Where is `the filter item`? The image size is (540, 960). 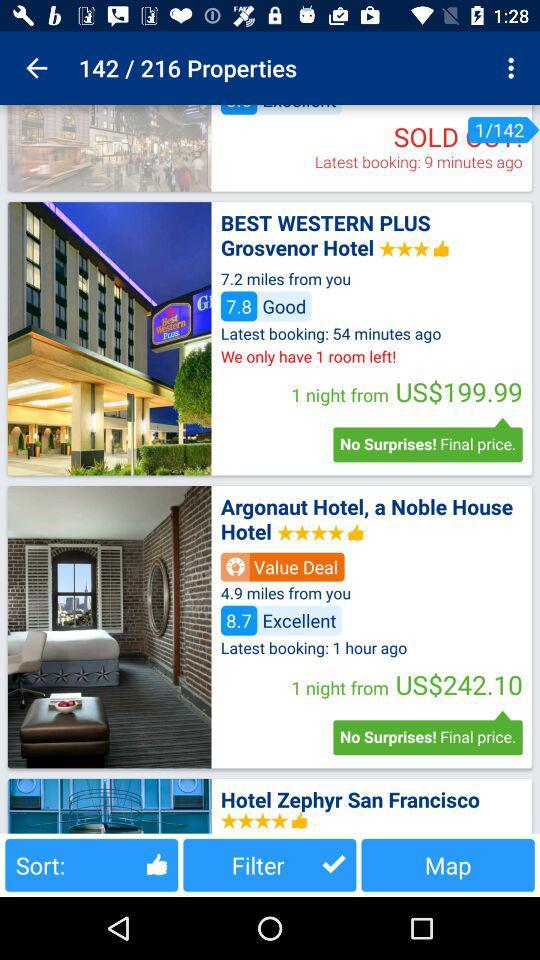 the filter item is located at coordinates (269, 864).